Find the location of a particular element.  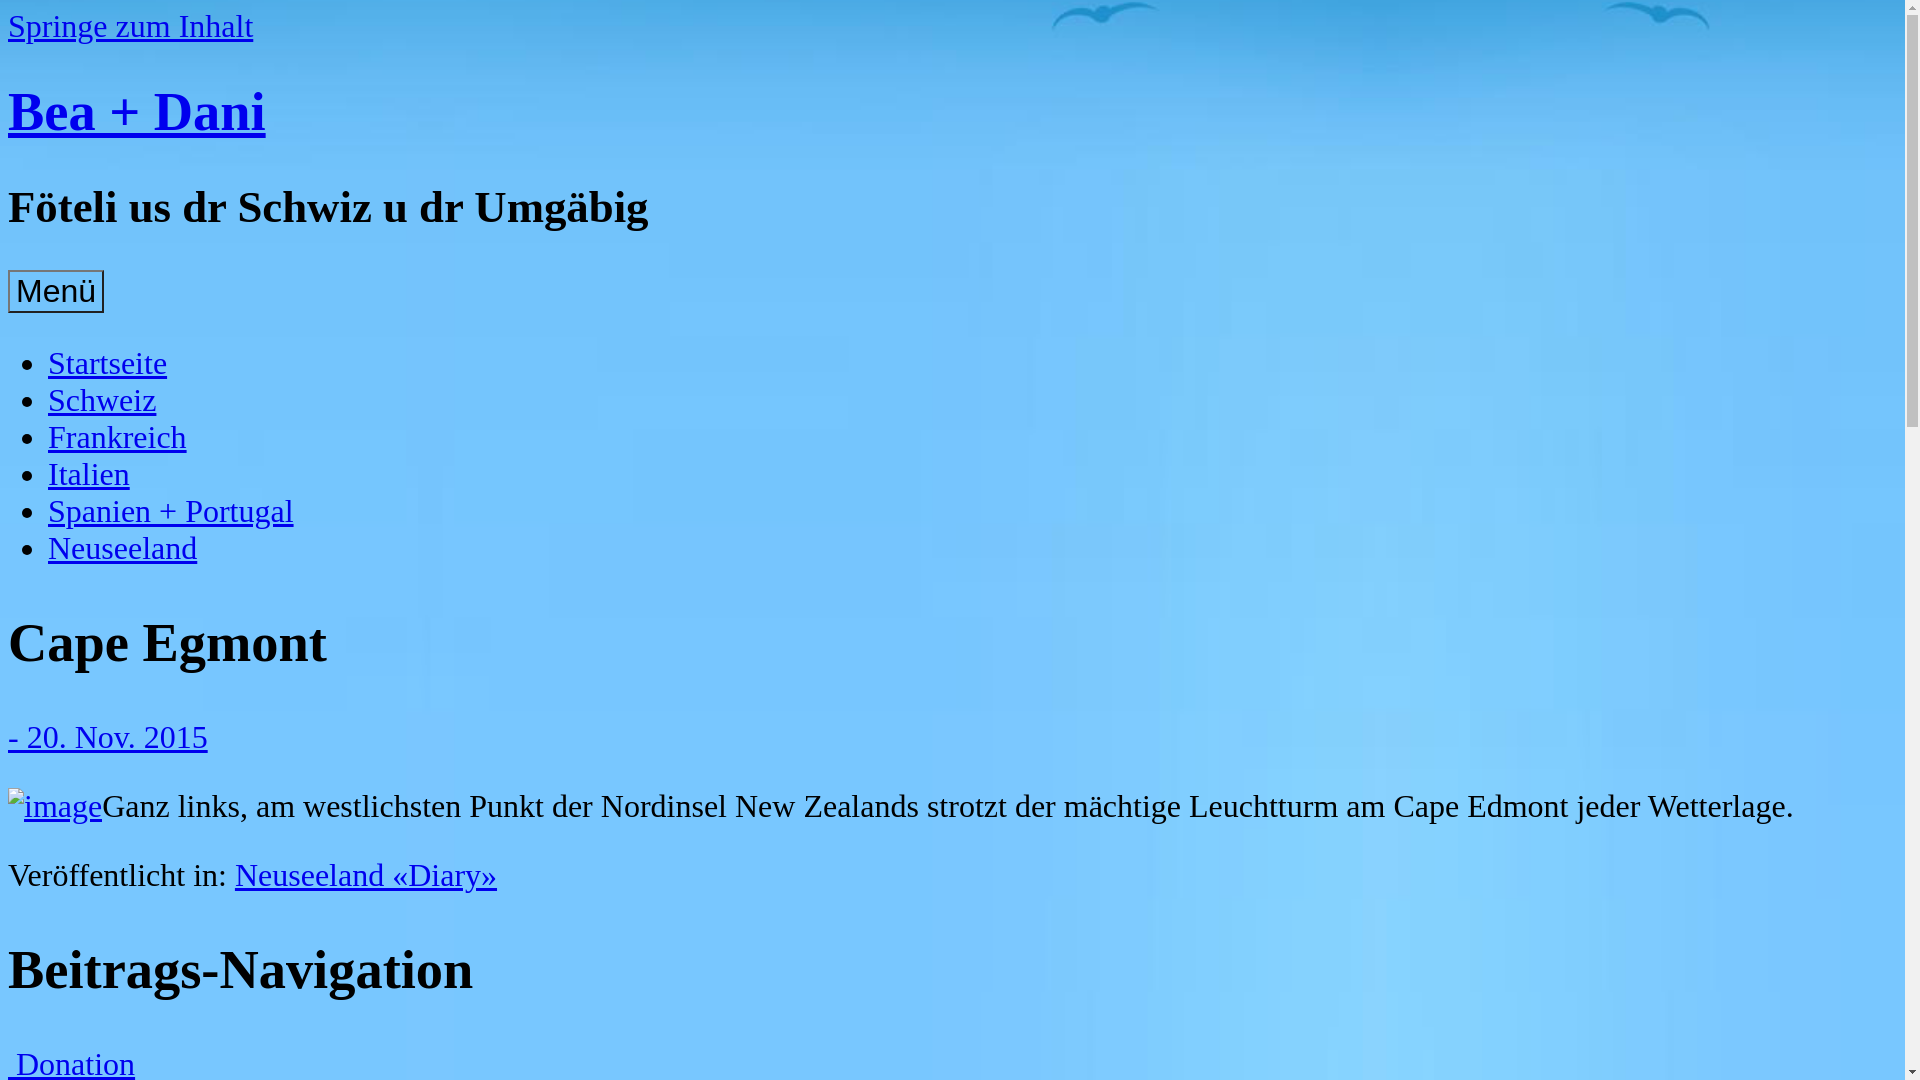

'Frankreich' is located at coordinates (116, 435).